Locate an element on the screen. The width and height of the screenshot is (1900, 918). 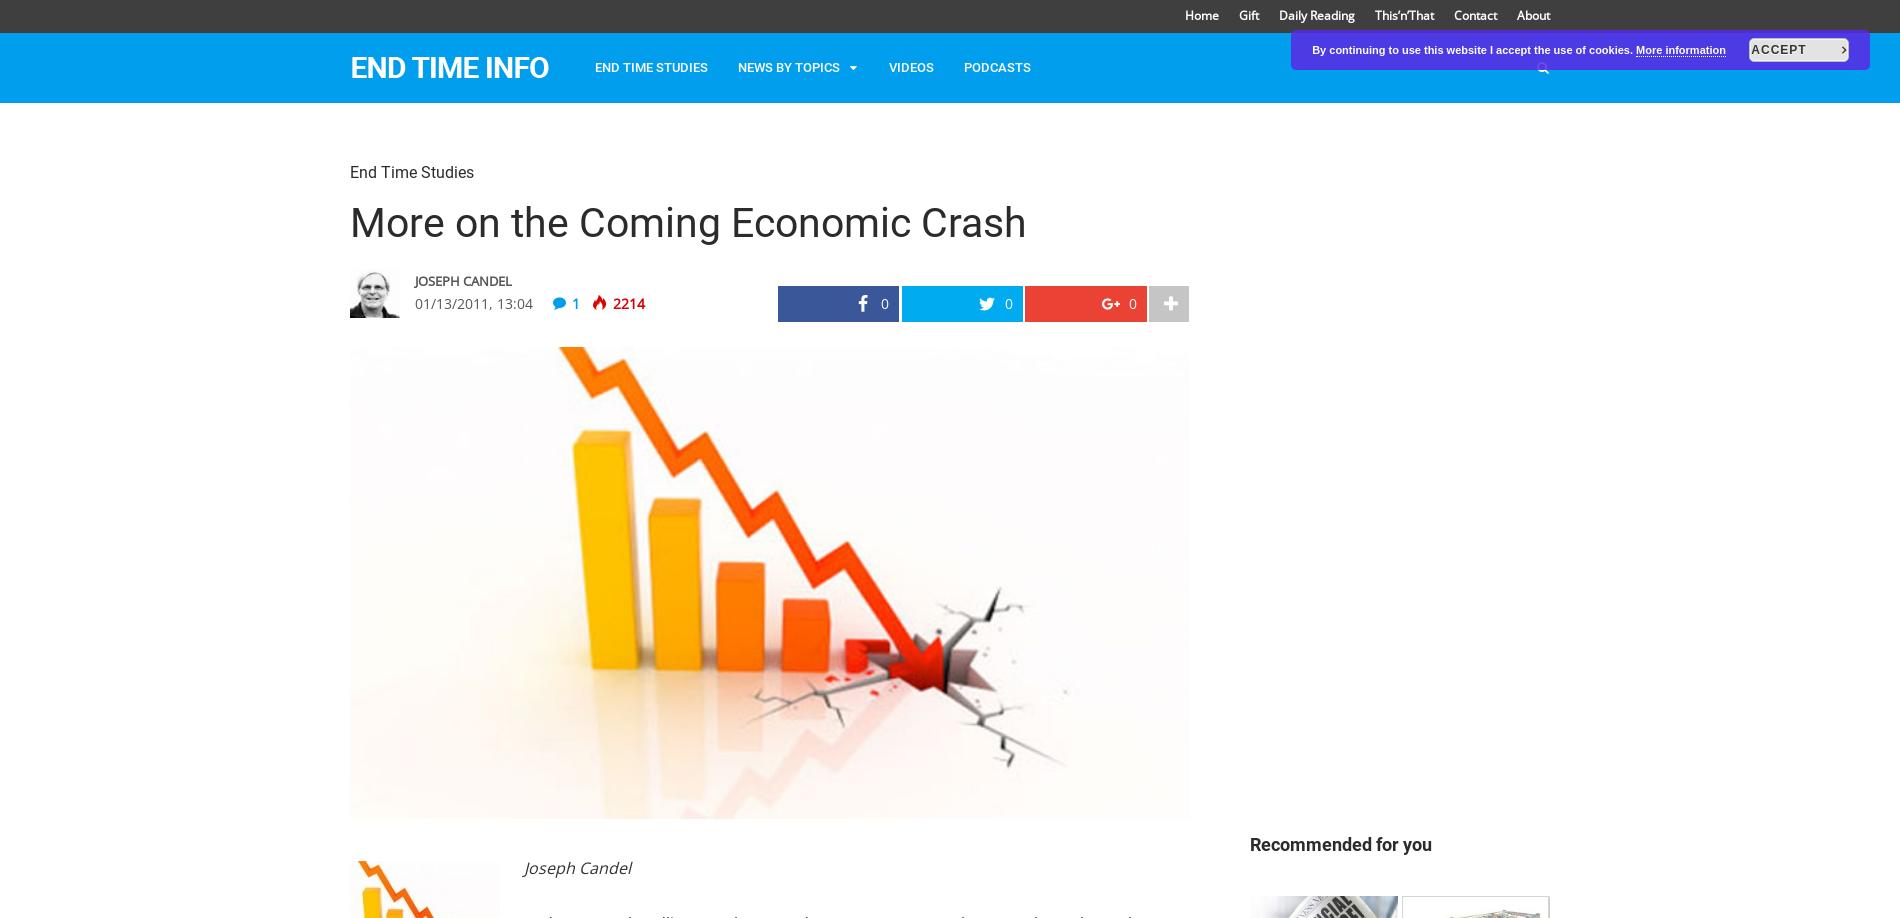
'Accept' is located at coordinates (1777, 50).